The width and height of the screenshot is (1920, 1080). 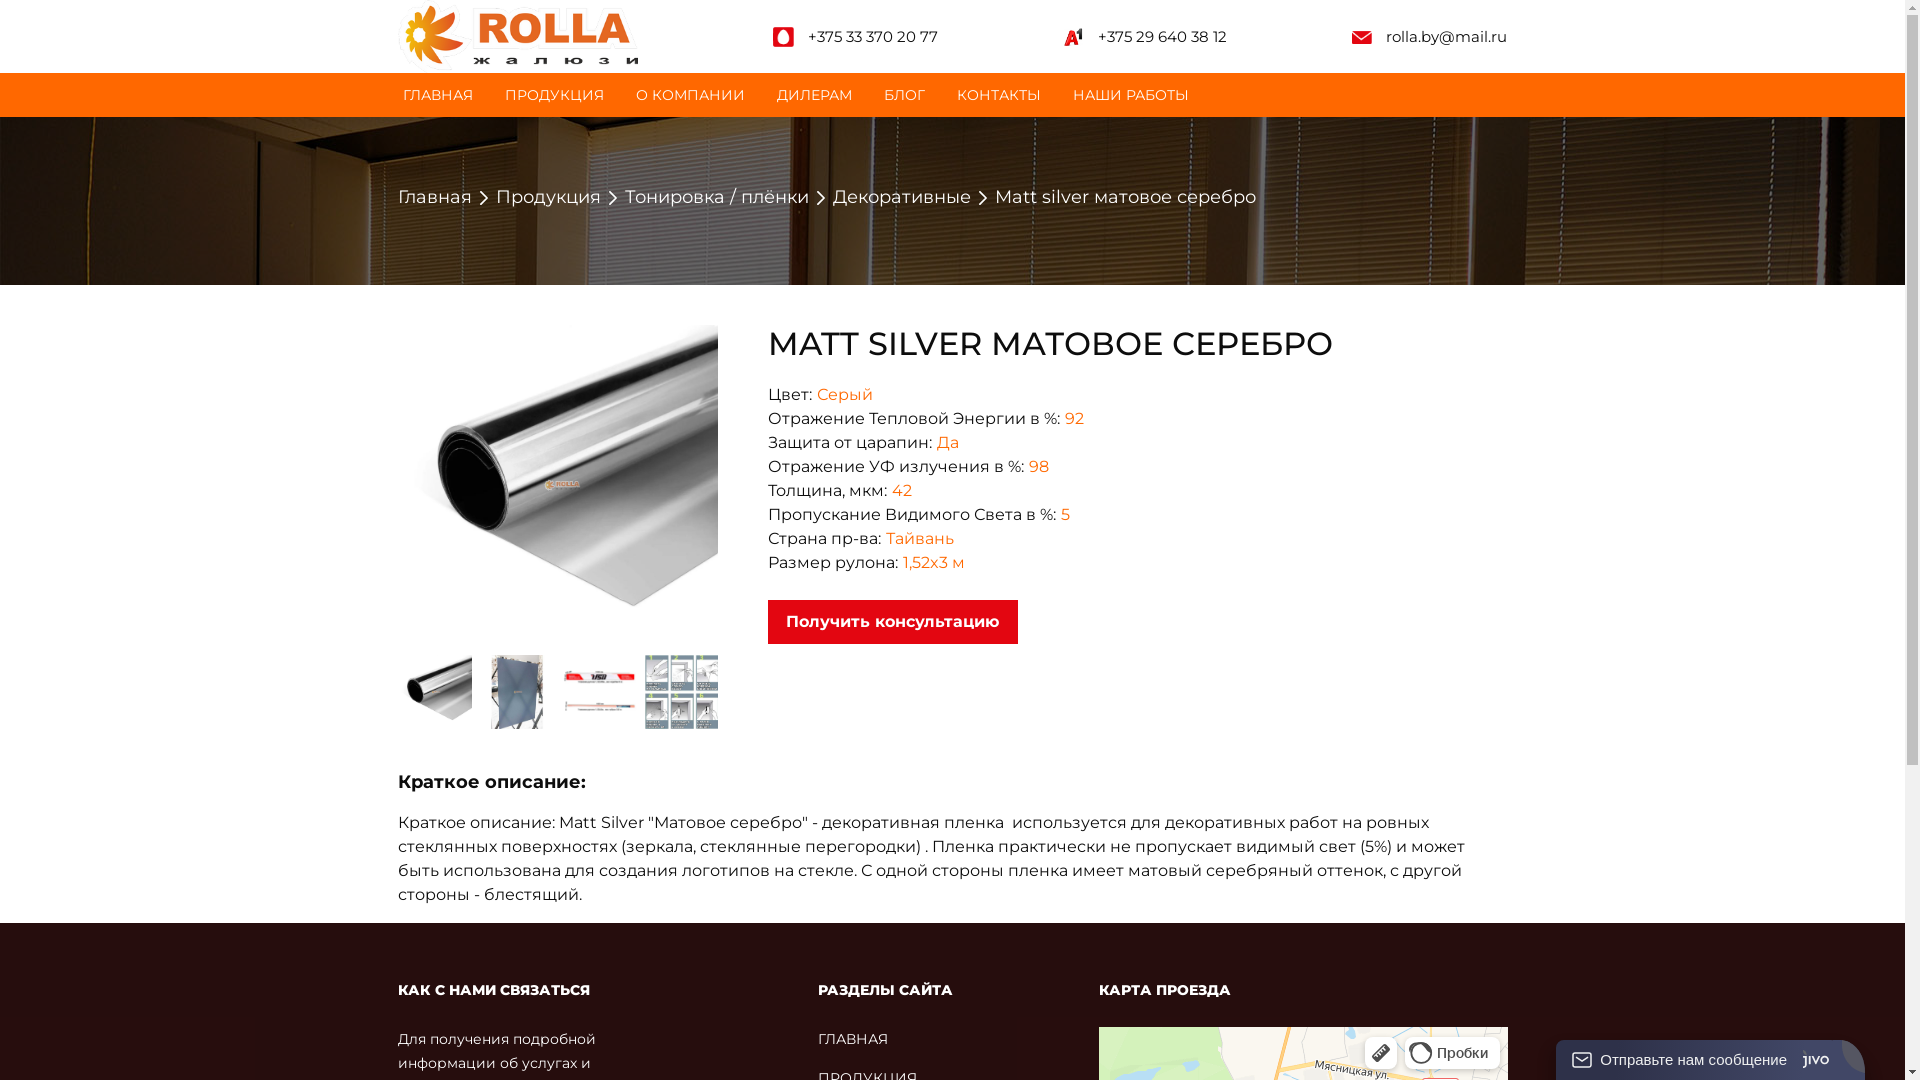 What do you see at coordinates (1097, 35) in the screenshot?
I see `'+375 29 640 38 12'` at bounding box center [1097, 35].